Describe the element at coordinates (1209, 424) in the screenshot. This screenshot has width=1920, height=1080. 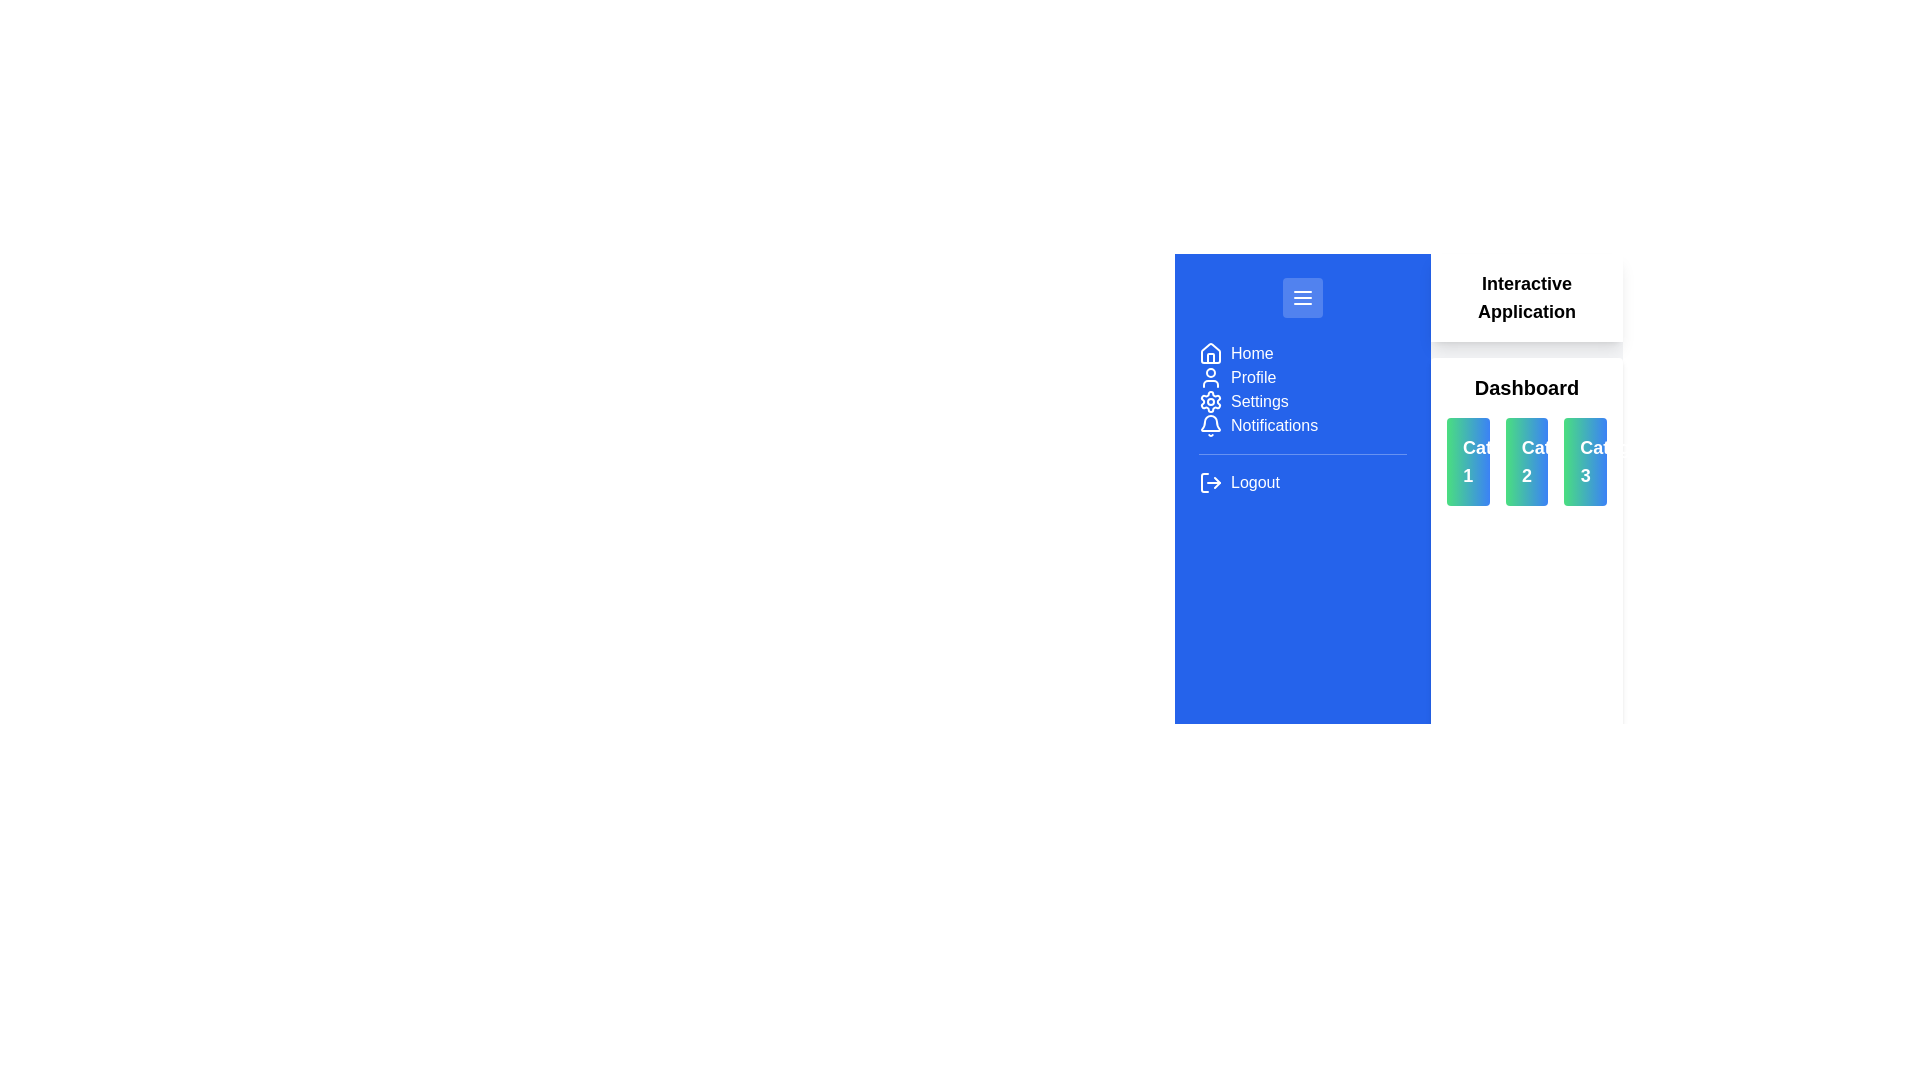
I see `the 'Notifications' icon located in the left sidebar menu` at that location.